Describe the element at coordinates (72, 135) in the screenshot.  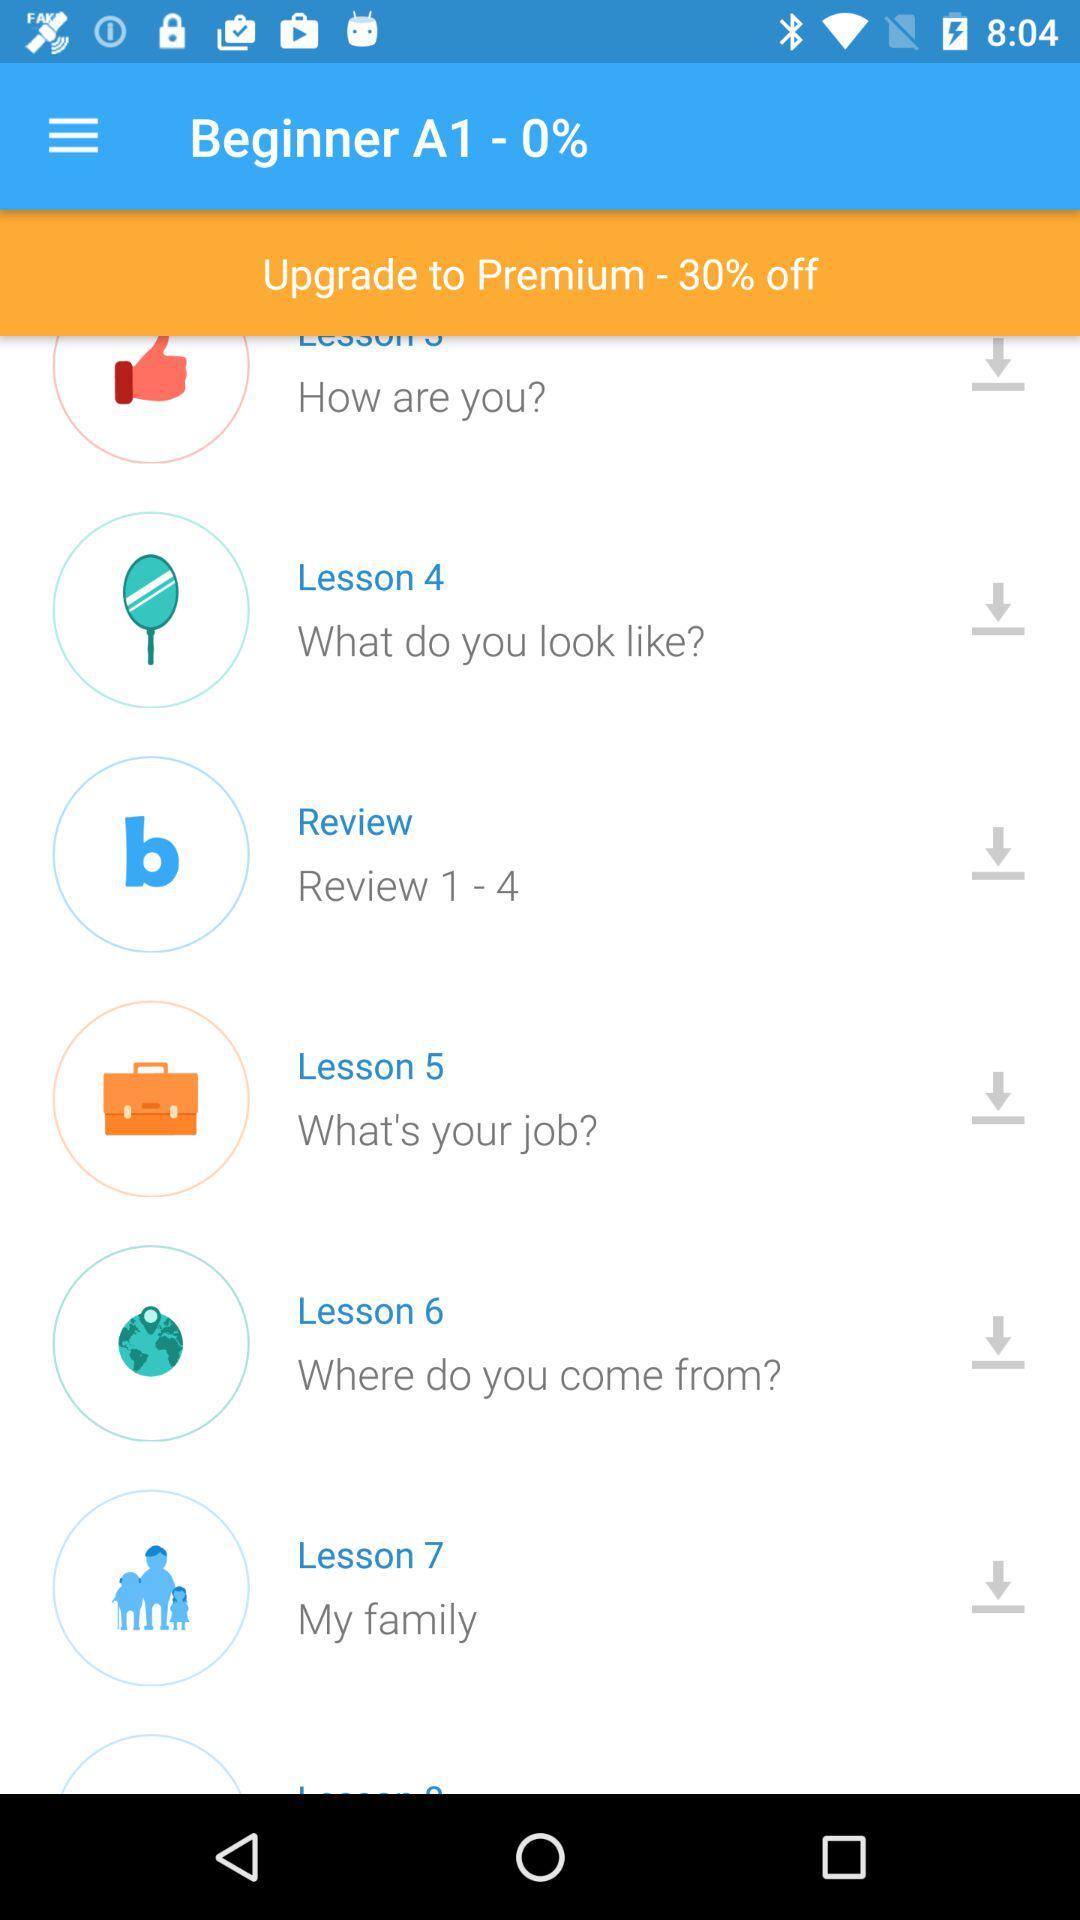
I see `the item above the upgrade to premium icon` at that location.